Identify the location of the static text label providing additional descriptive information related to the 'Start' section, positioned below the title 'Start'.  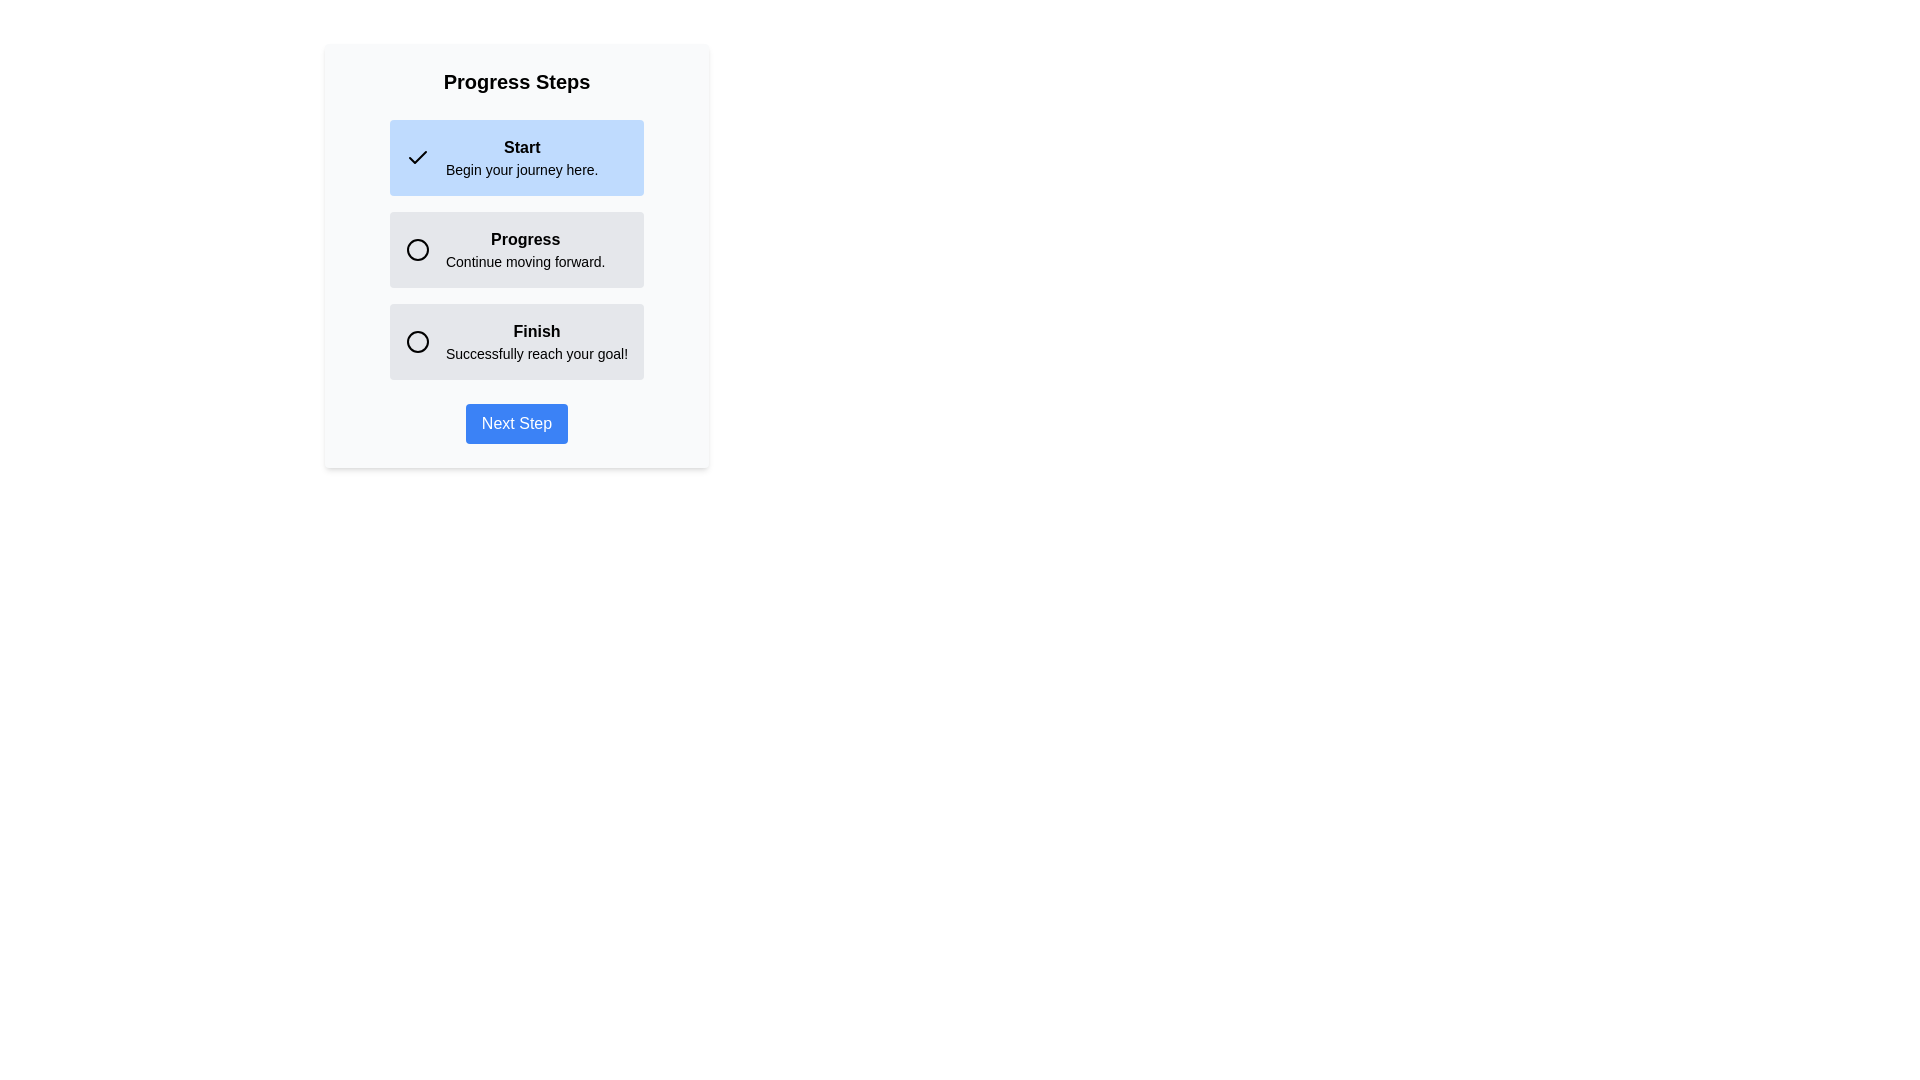
(522, 168).